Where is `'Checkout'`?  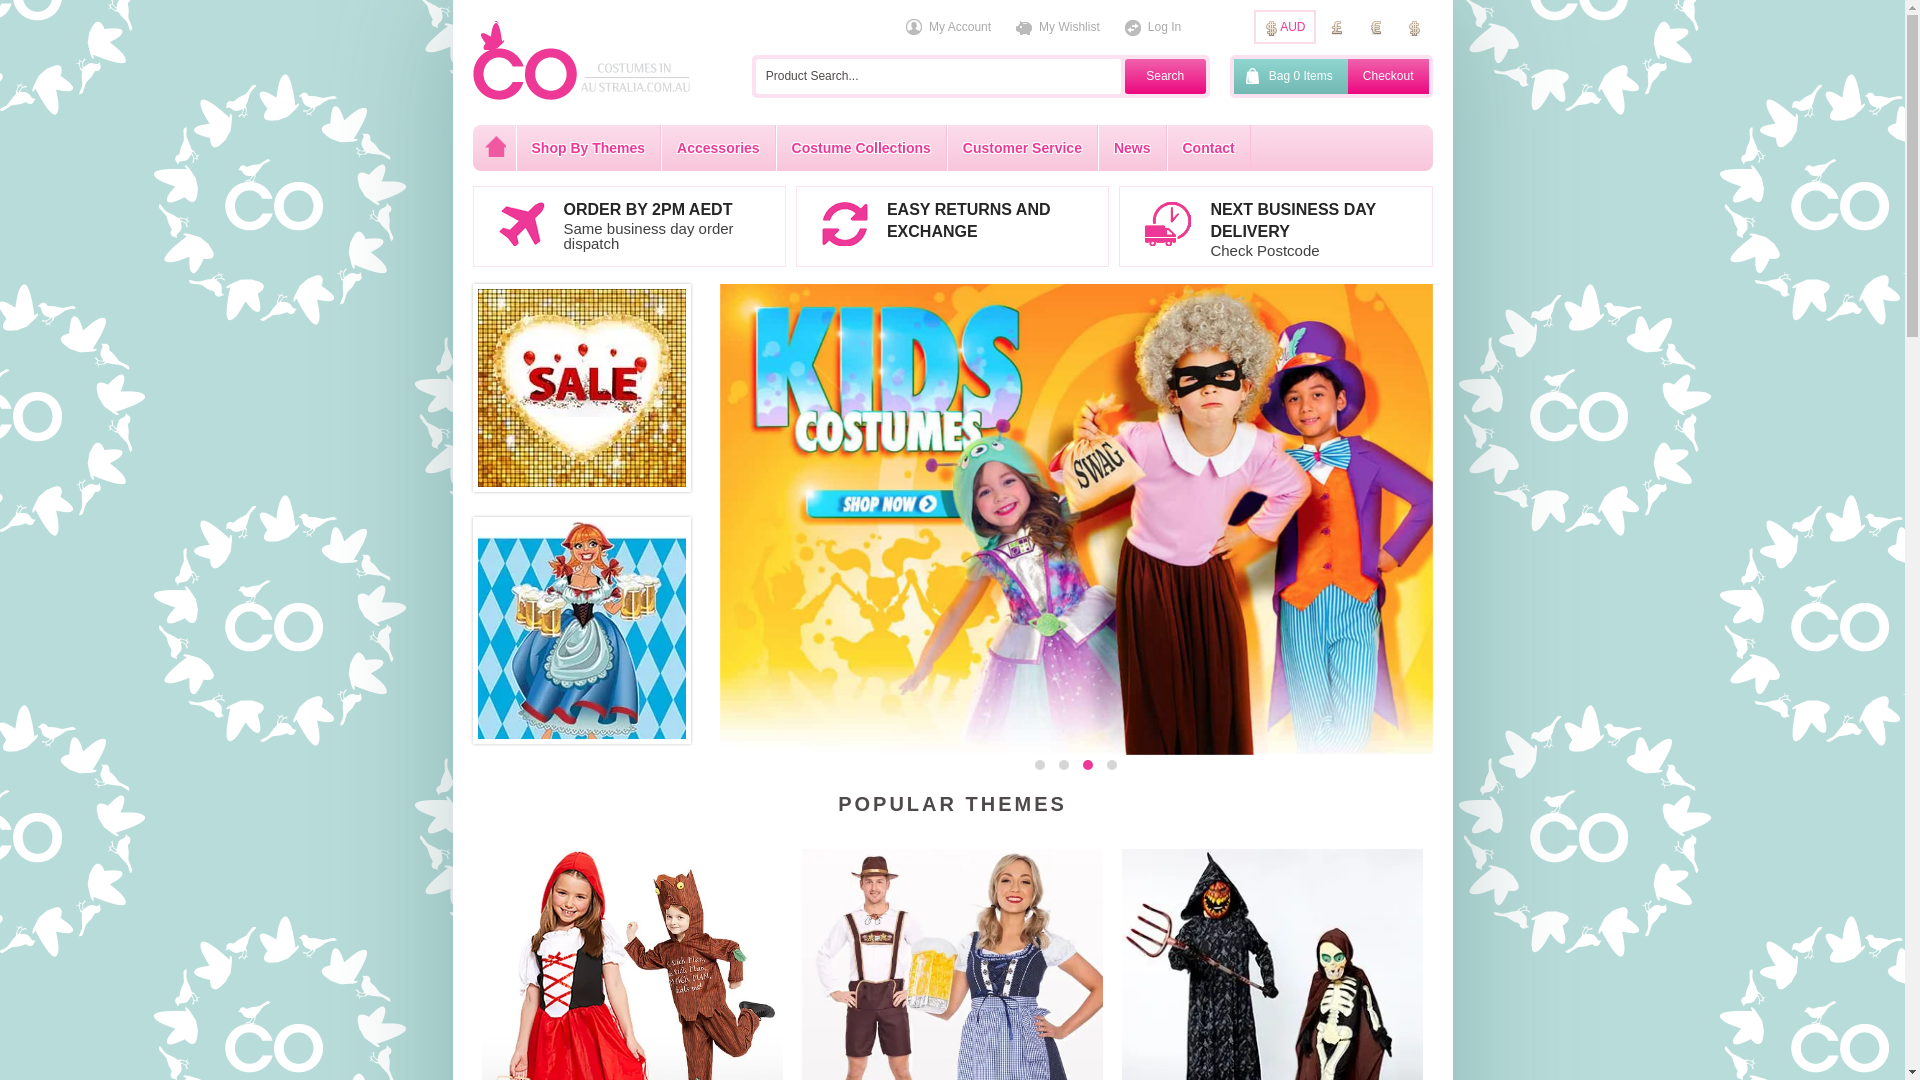 'Checkout' is located at coordinates (1387, 75).